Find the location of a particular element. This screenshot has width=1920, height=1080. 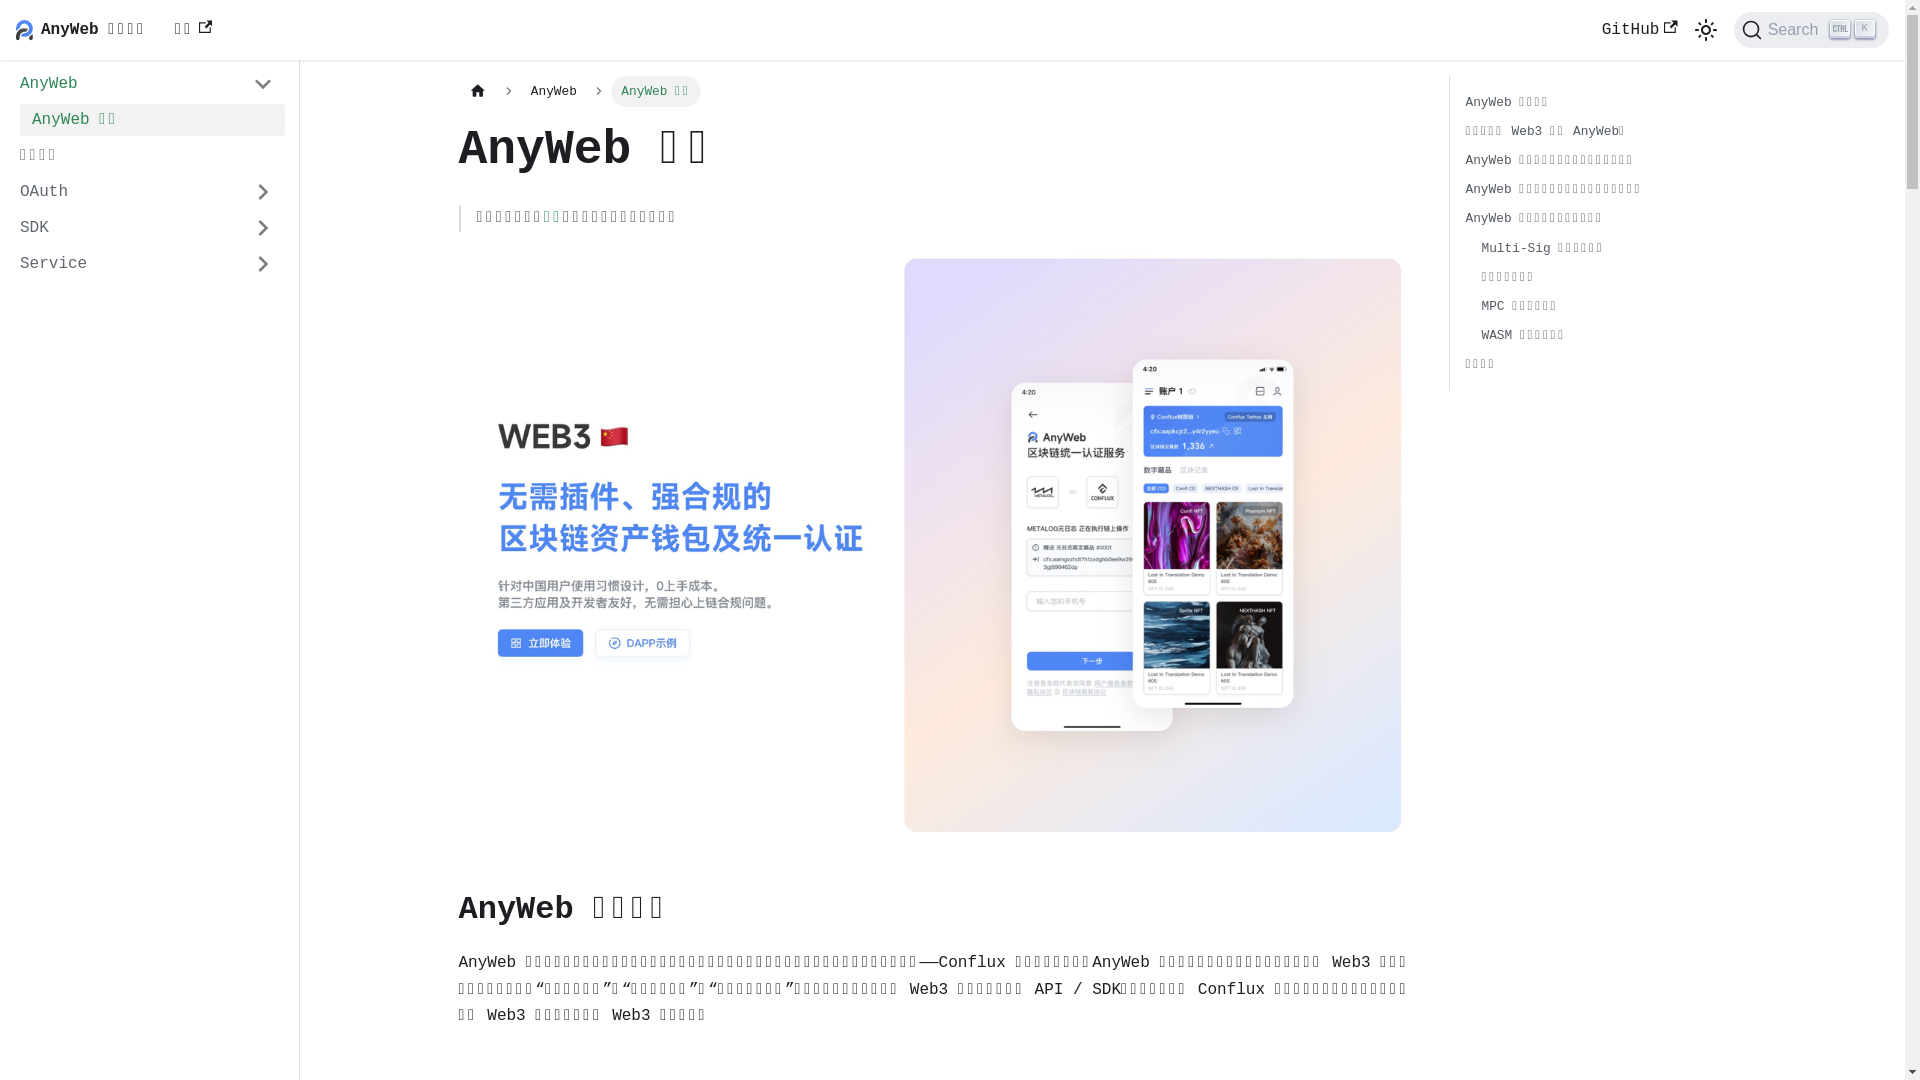

'Search is located at coordinates (1811, 30).